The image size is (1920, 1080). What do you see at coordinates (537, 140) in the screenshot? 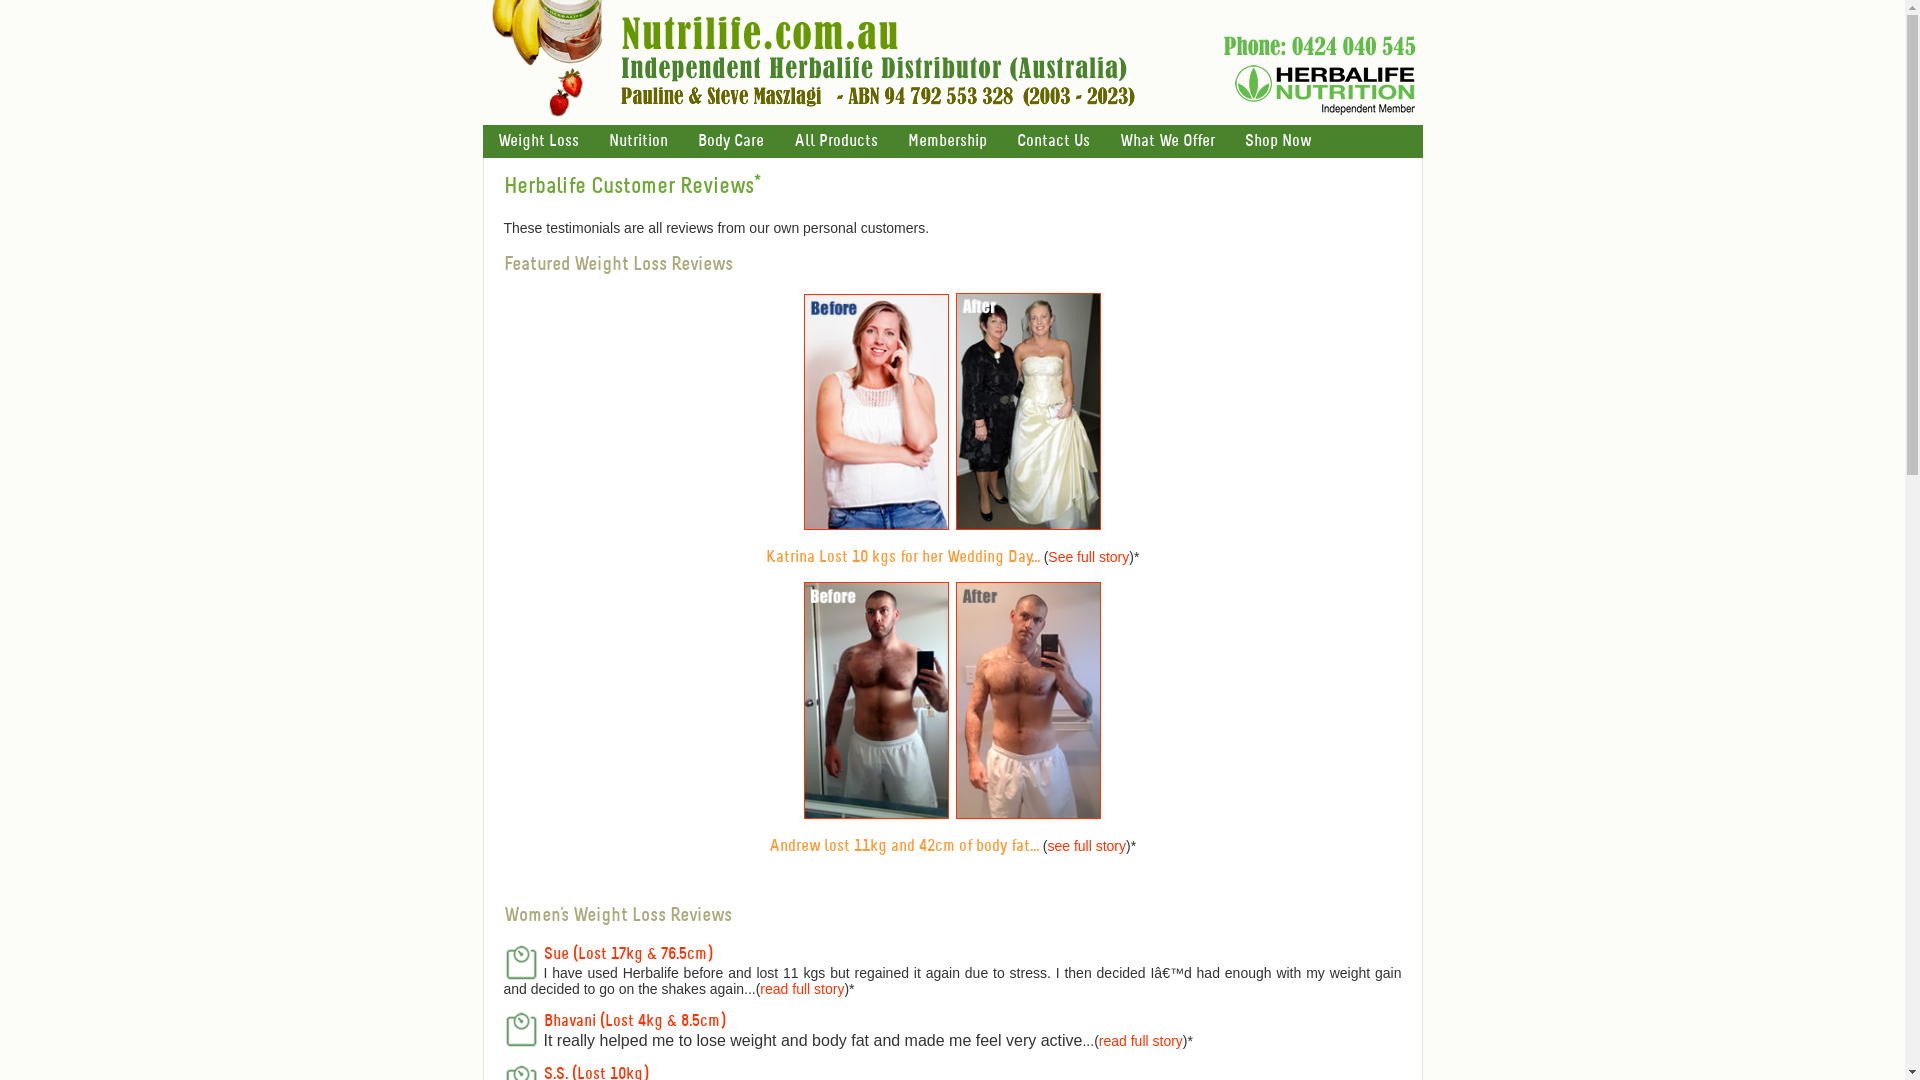
I see `'Weight Loss'` at bounding box center [537, 140].